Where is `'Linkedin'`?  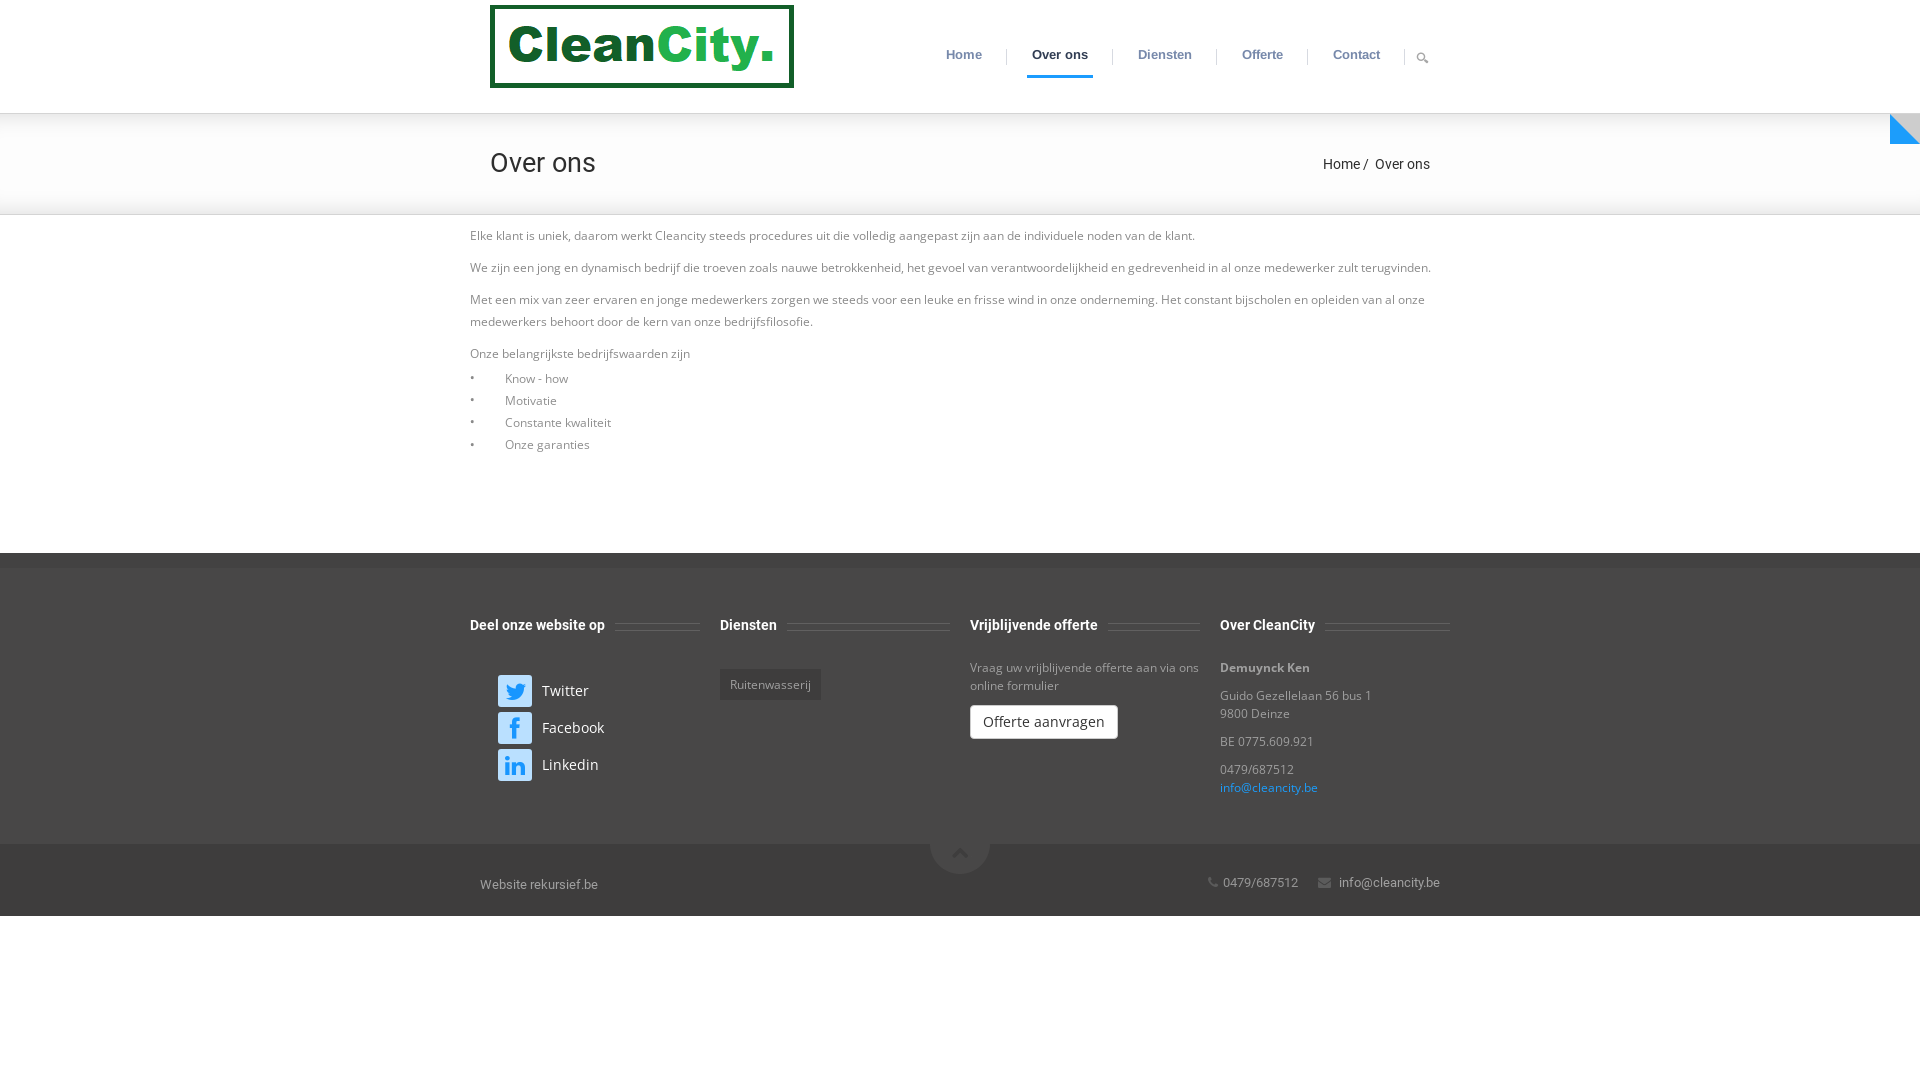 'Linkedin' is located at coordinates (569, 764).